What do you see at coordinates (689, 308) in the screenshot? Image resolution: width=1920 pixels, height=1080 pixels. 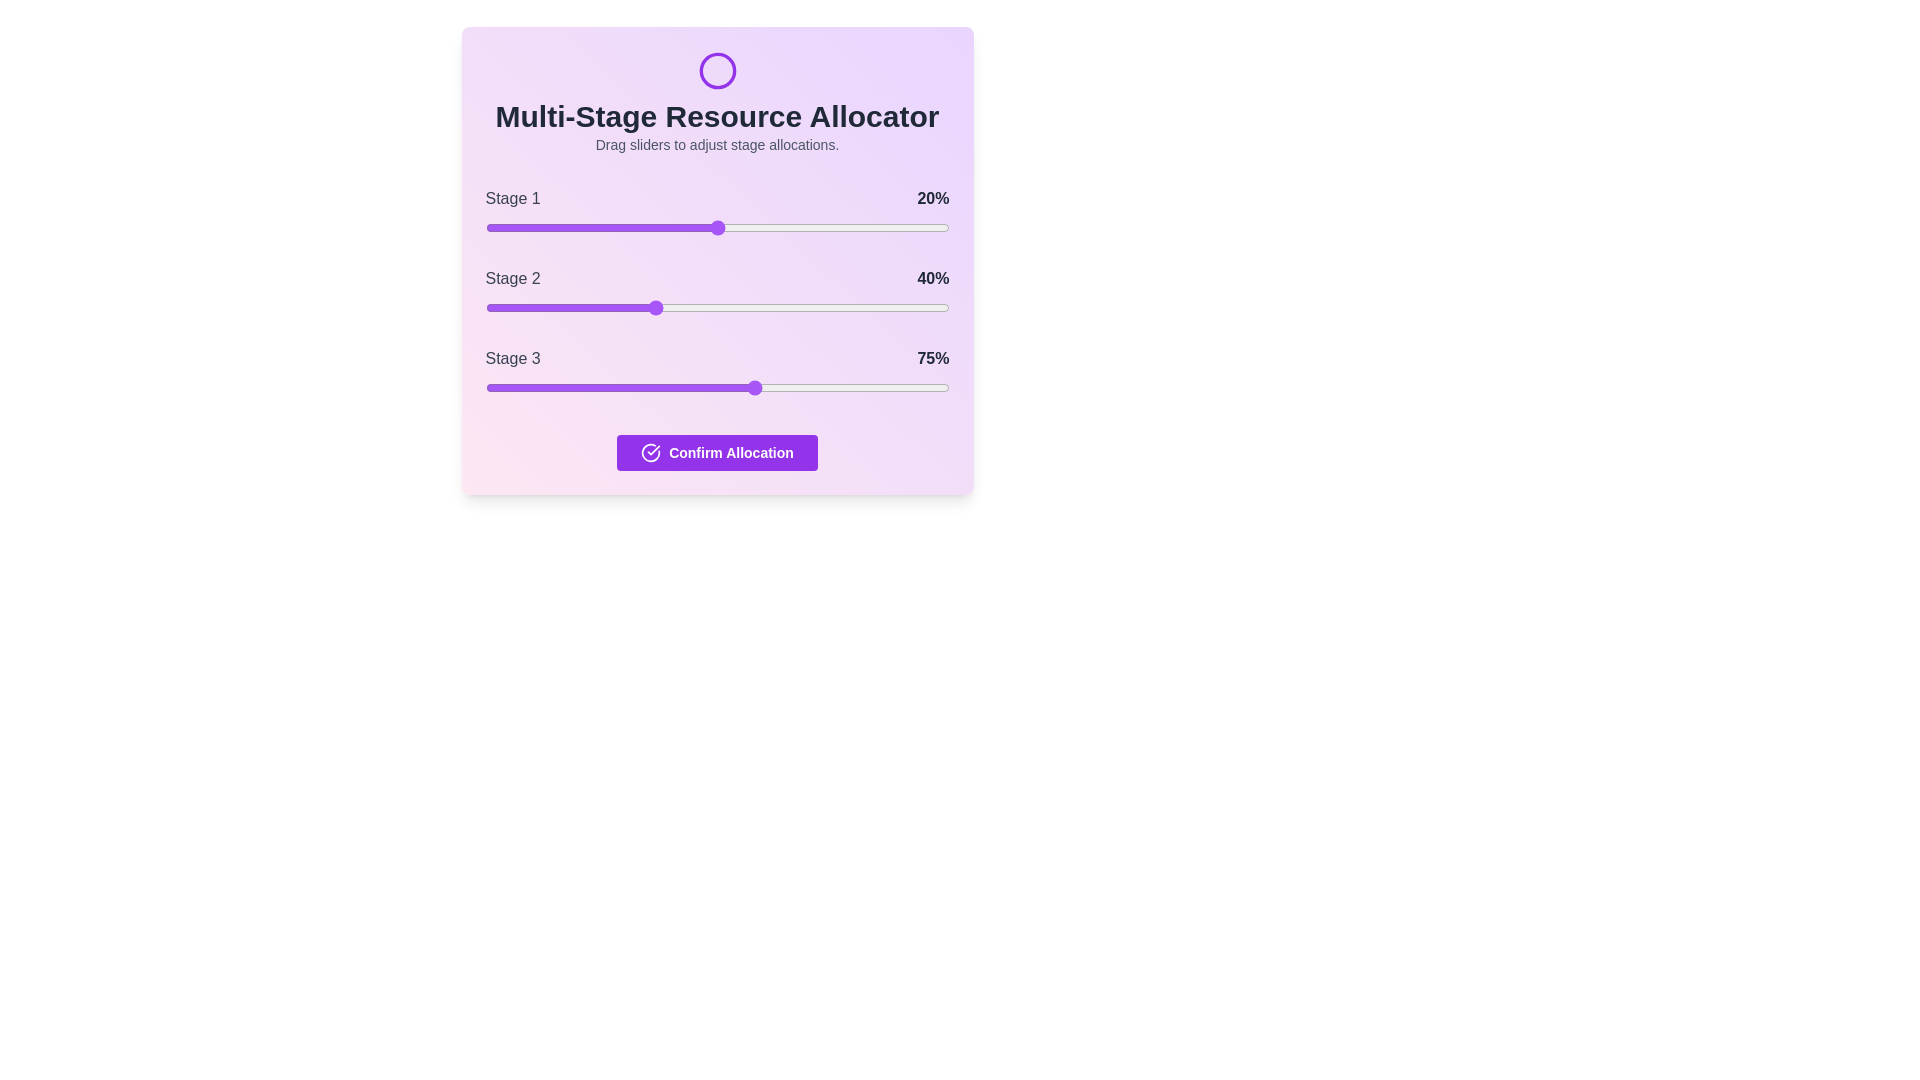 I see `the slider for Stage 2 to 44%` at bounding box center [689, 308].